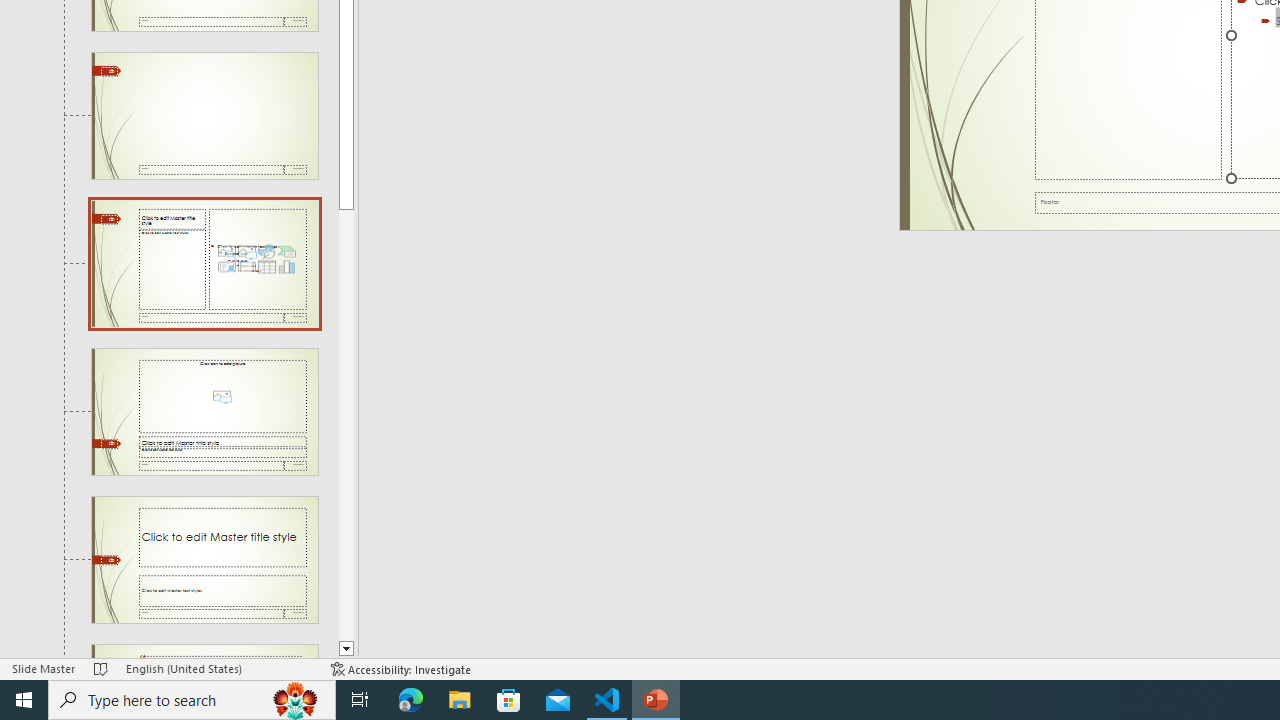 This screenshot has height=720, width=1280. I want to click on 'Slide Blank Layout: used by no slides', so click(204, 116).